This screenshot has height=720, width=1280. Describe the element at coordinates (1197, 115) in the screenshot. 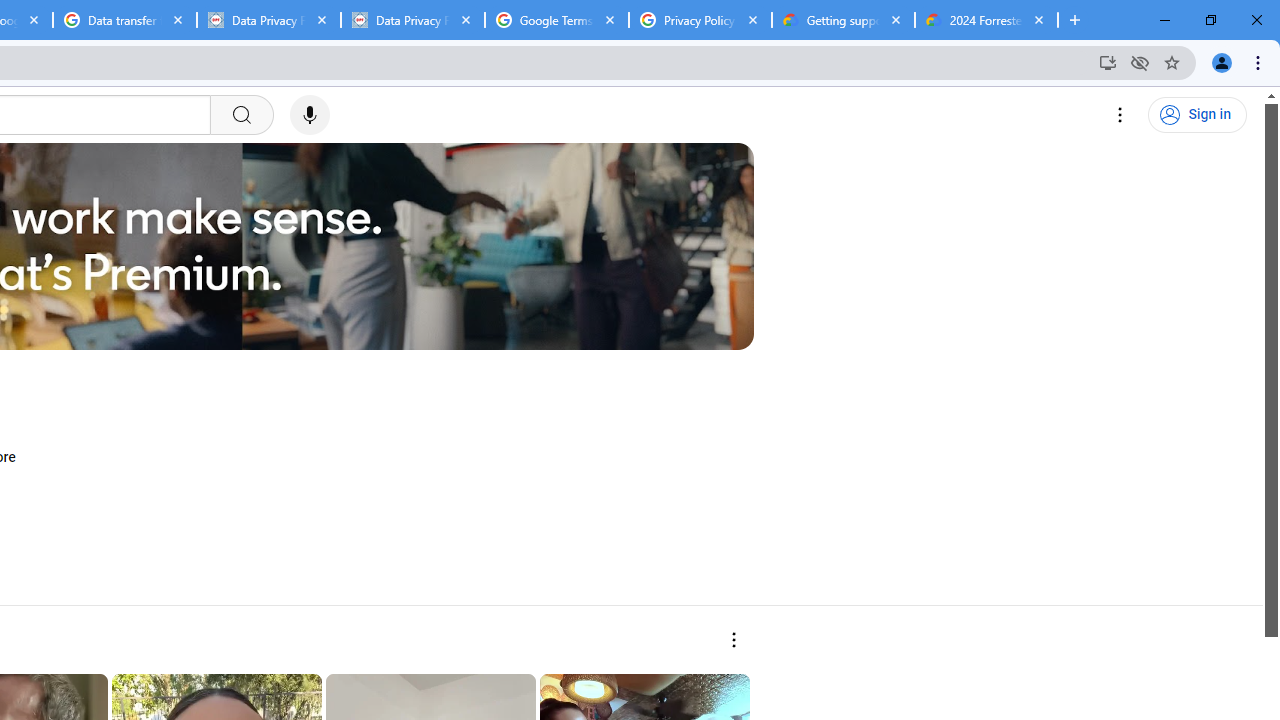

I see `'Sign in'` at that location.